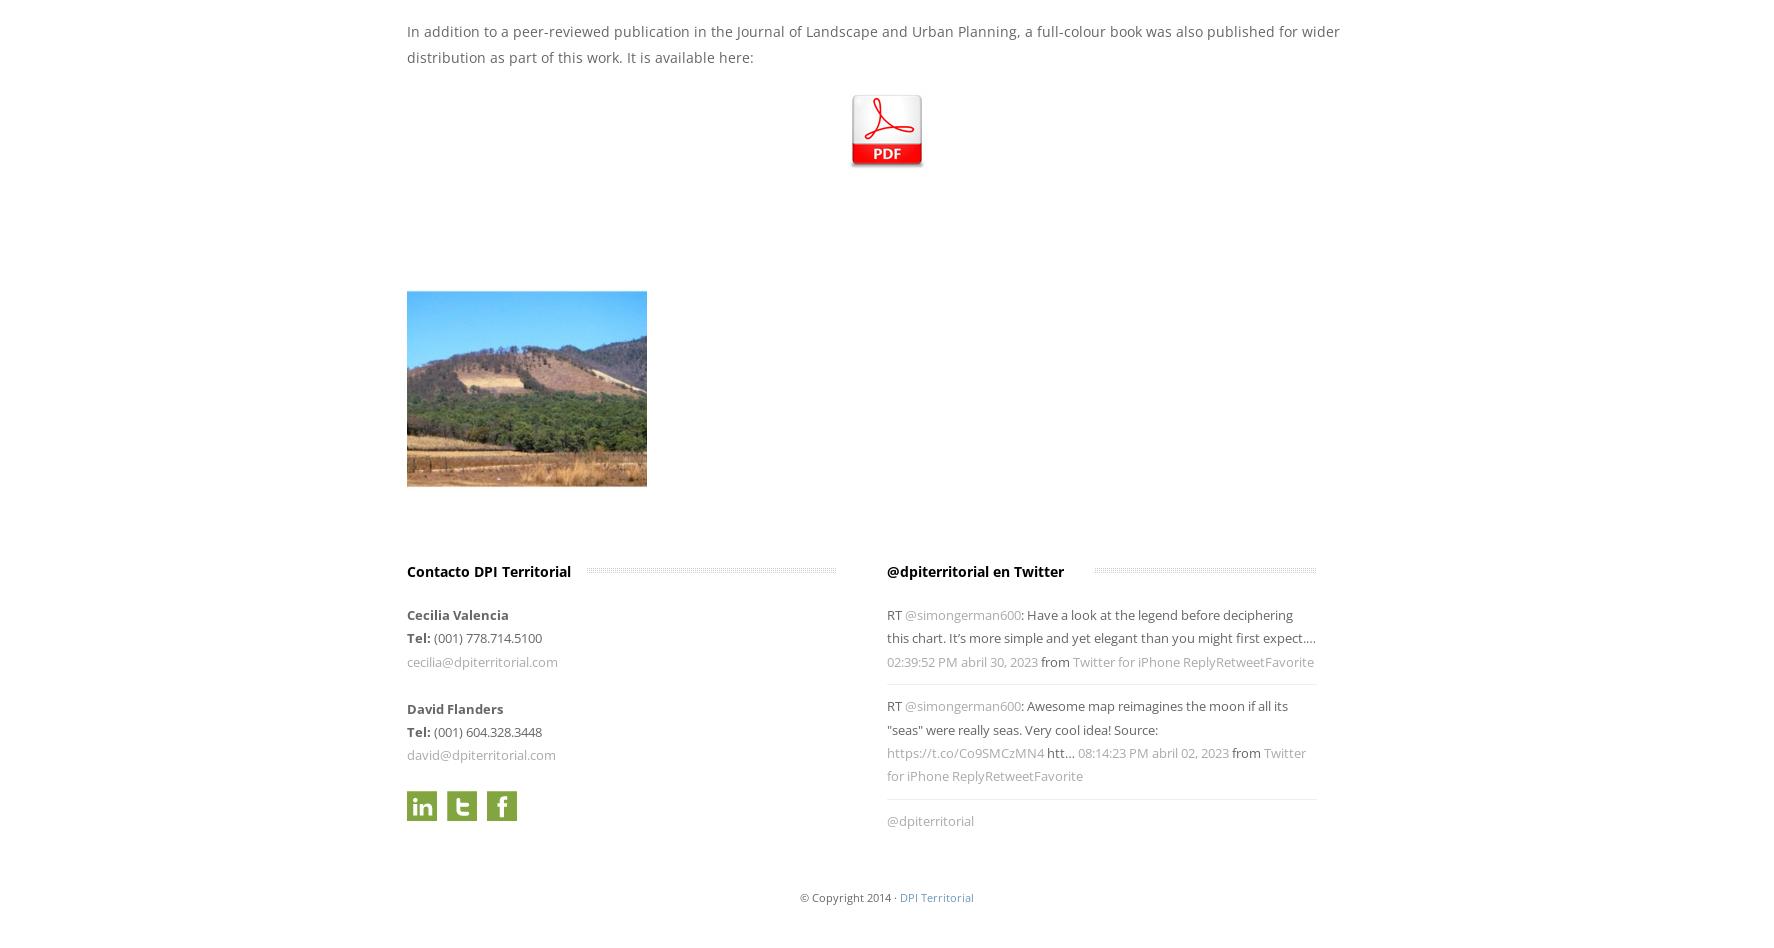 The width and height of the screenshot is (1774, 948). I want to click on 'Cecilia Valencia', so click(458, 613).